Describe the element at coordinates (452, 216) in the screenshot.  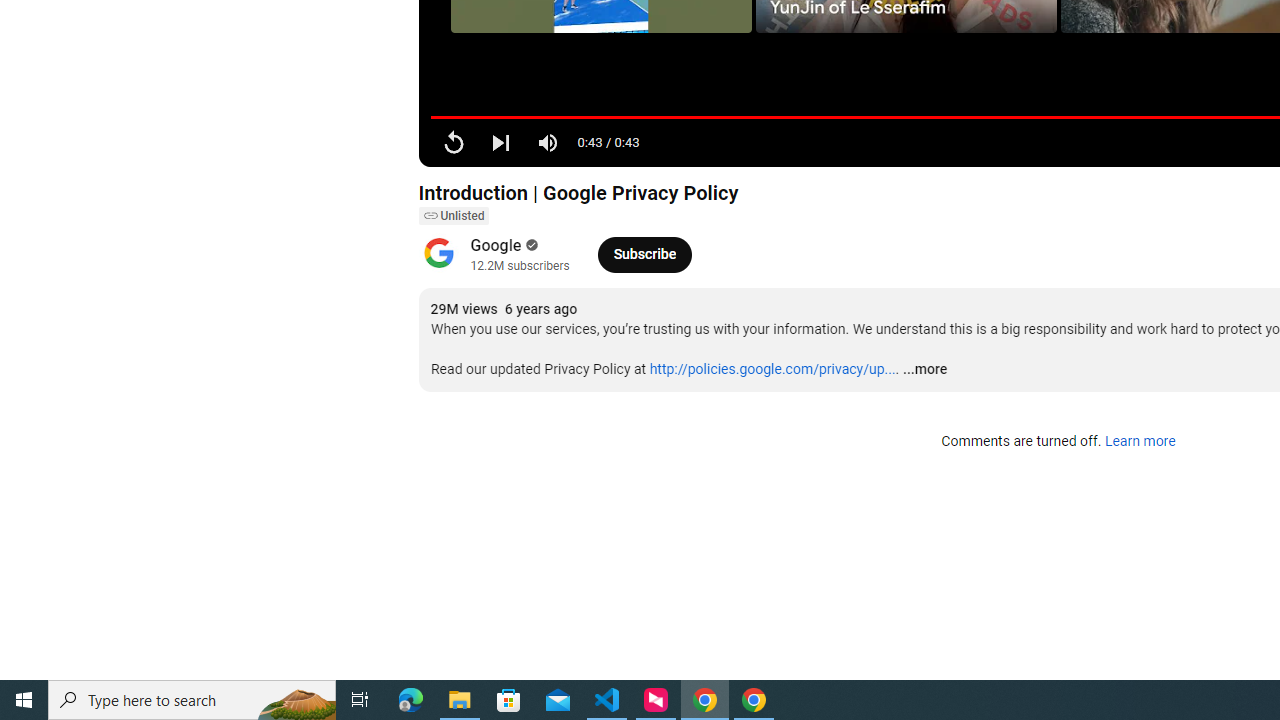
I see `'Unlisted'` at that location.